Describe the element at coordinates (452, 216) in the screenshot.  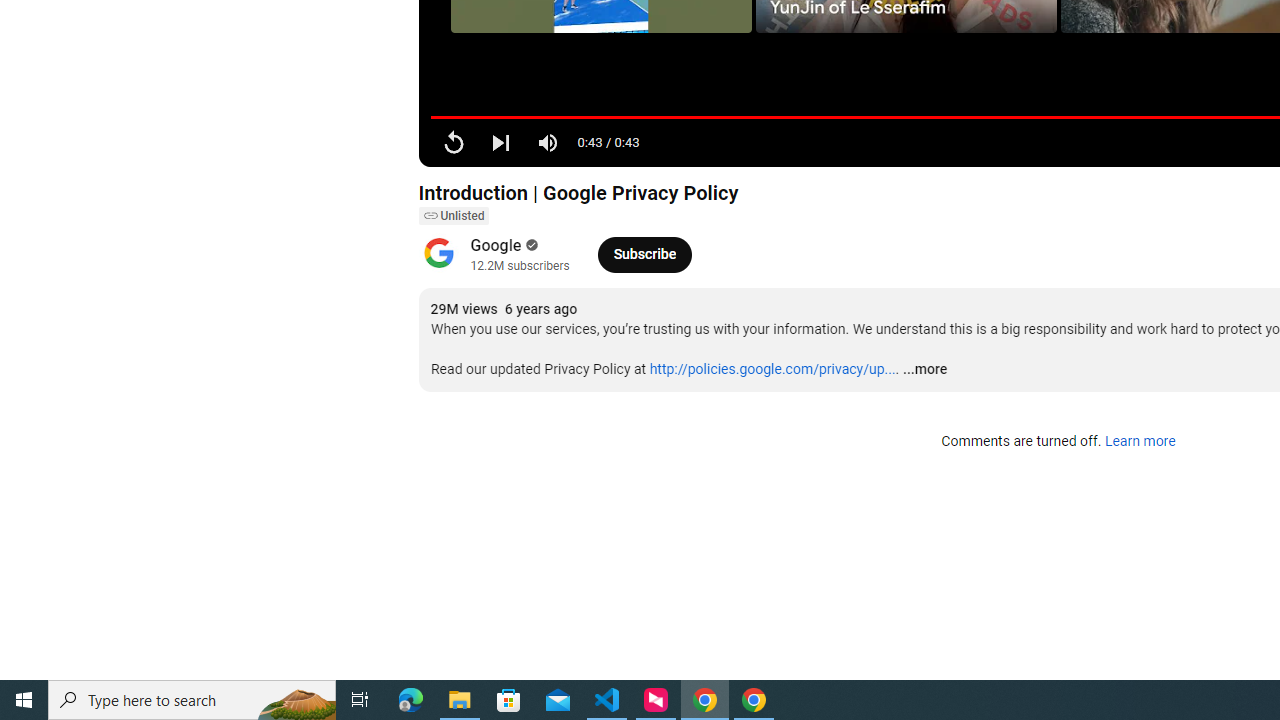
I see `'Unlisted'` at that location.